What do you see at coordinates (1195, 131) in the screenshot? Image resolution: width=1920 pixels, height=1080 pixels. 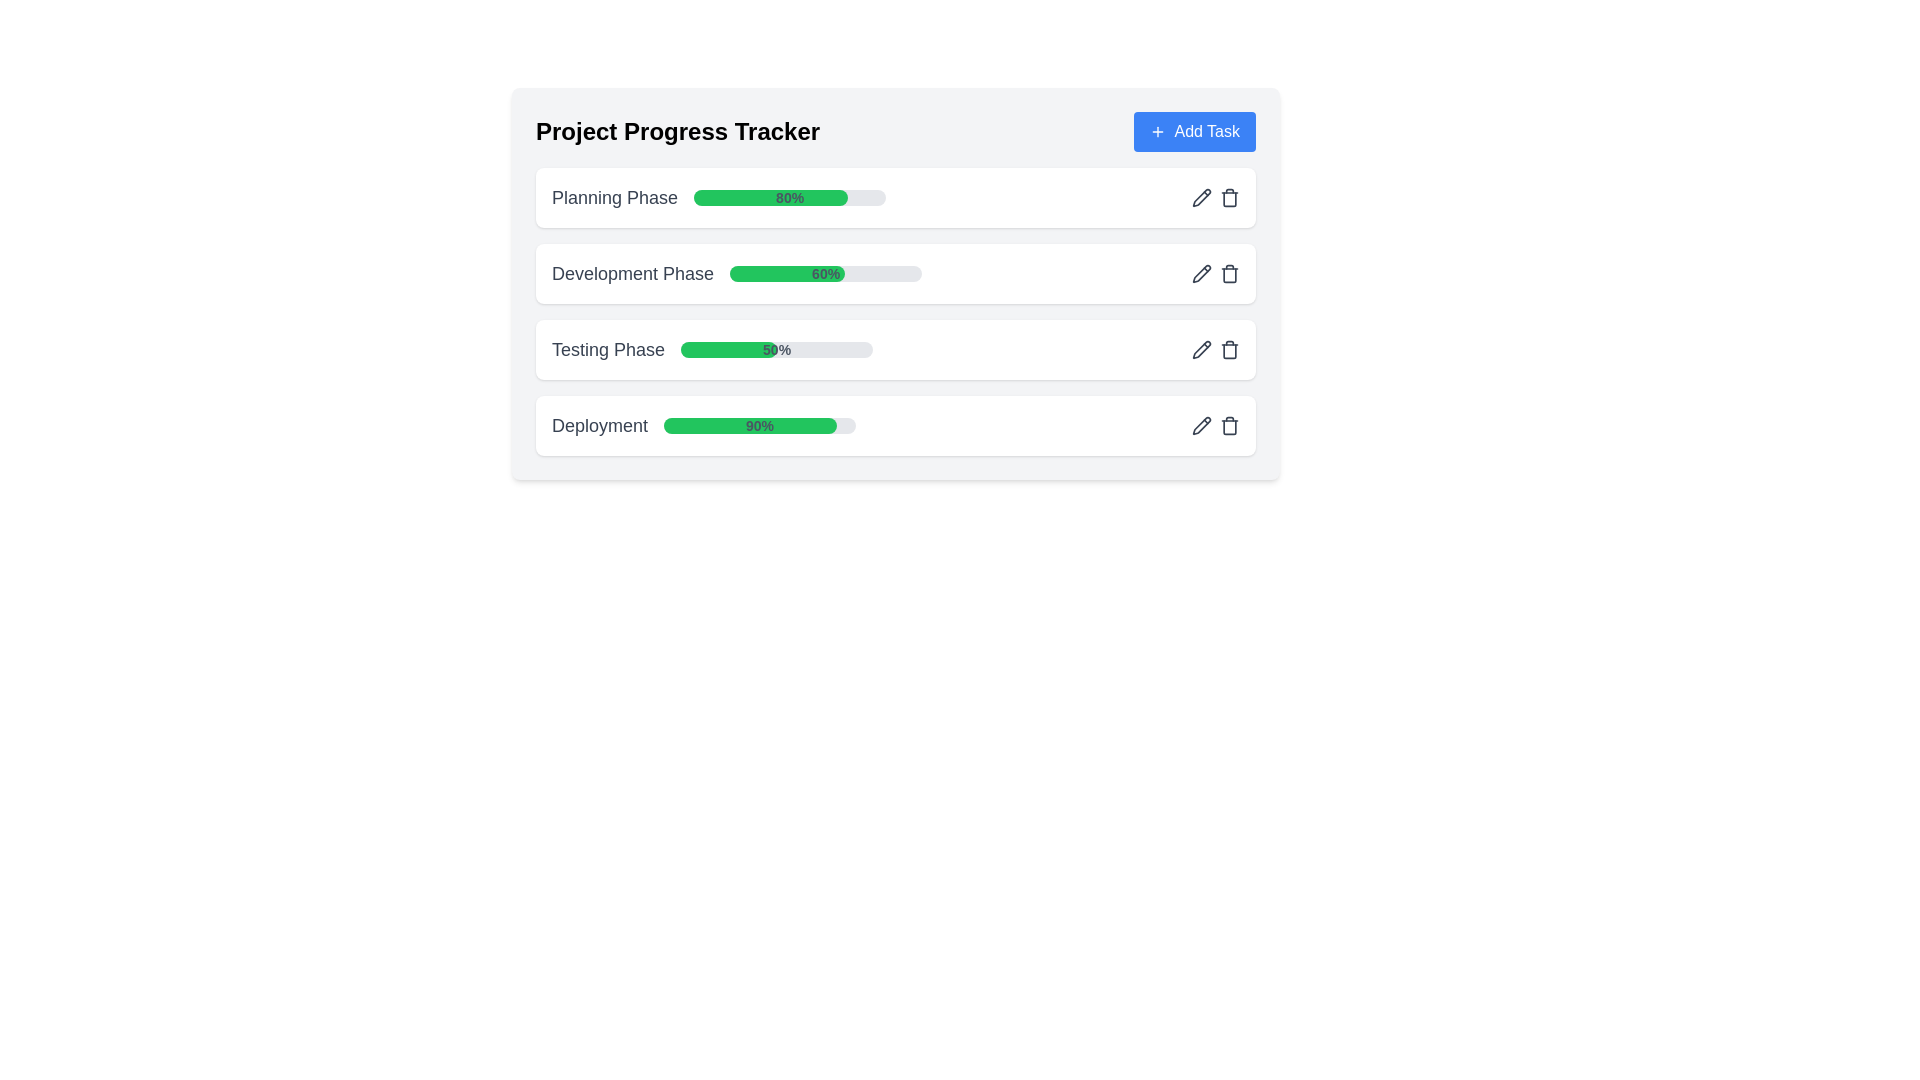 I see `the button located in the upper-right corner of the 'Project Progress Tracker' bar` at bounding box center [1195, 131].